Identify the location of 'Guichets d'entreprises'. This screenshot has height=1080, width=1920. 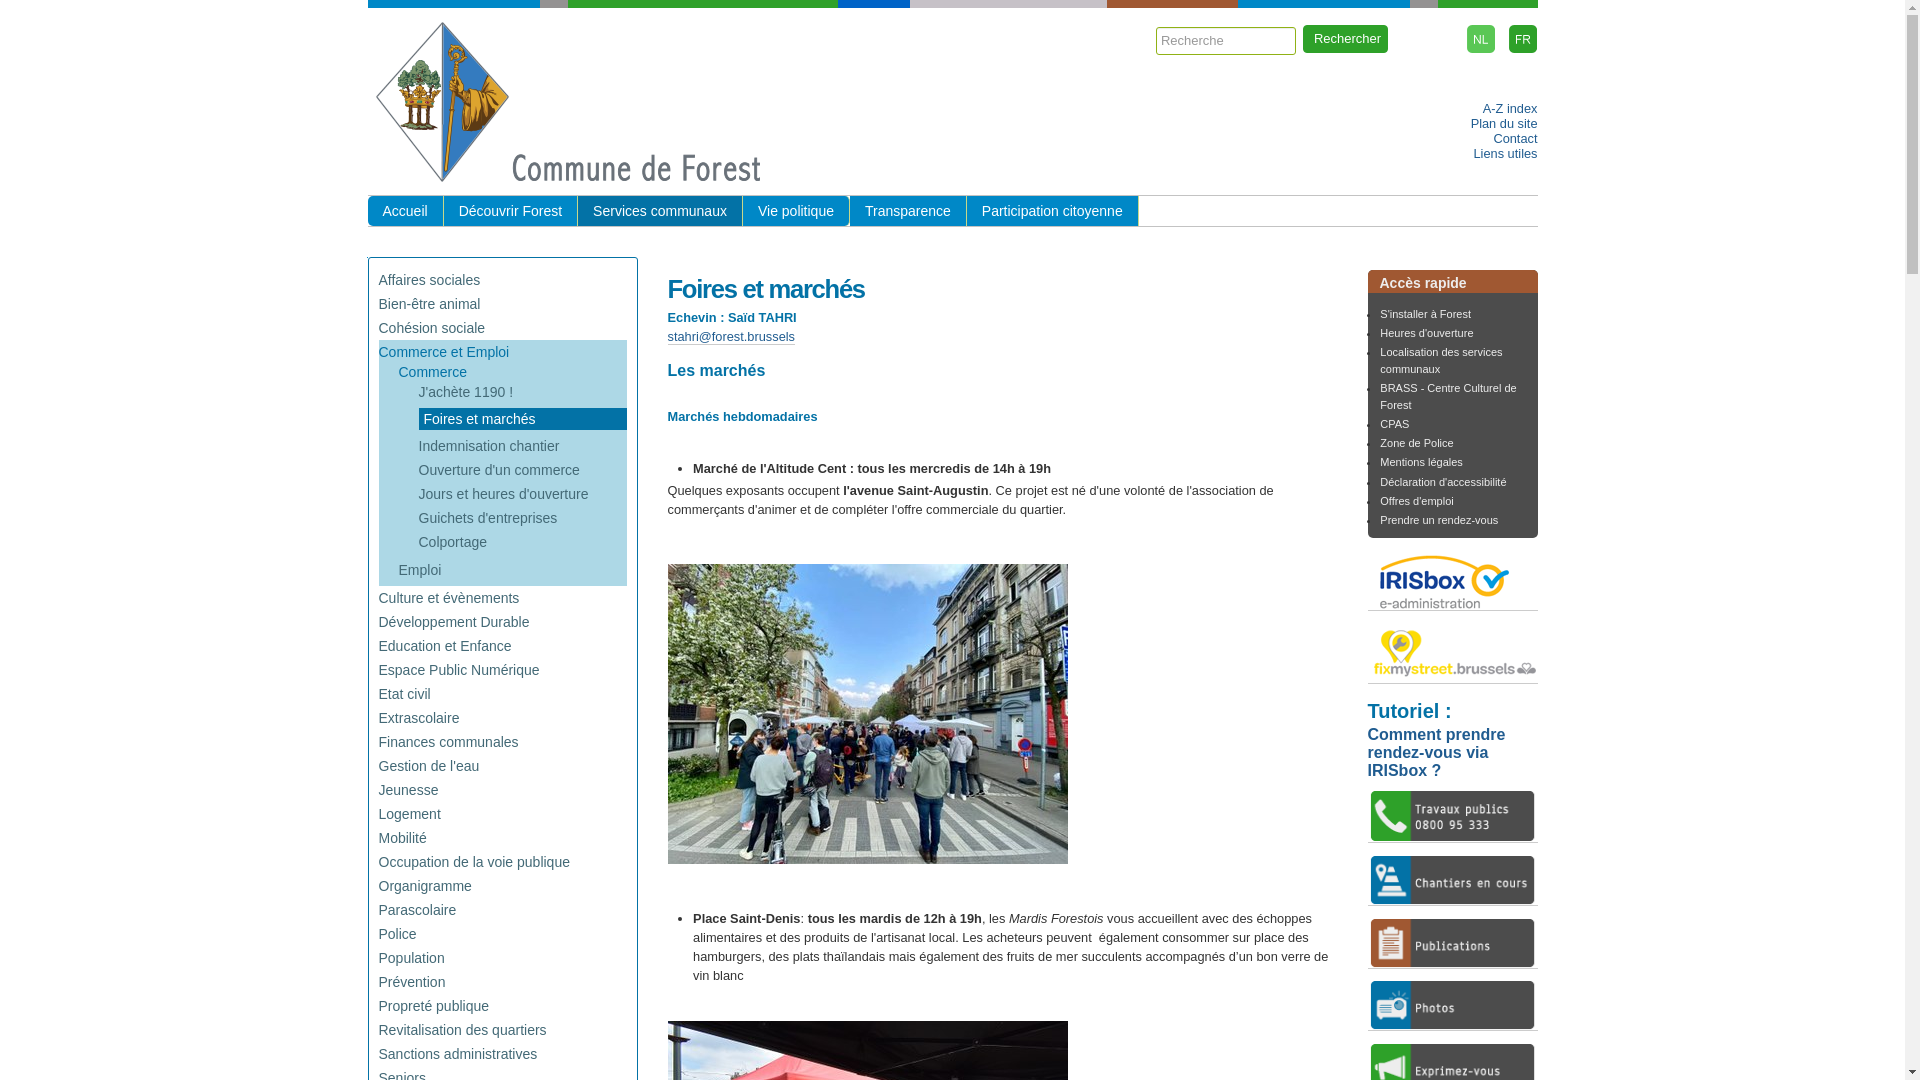
(416, 516).